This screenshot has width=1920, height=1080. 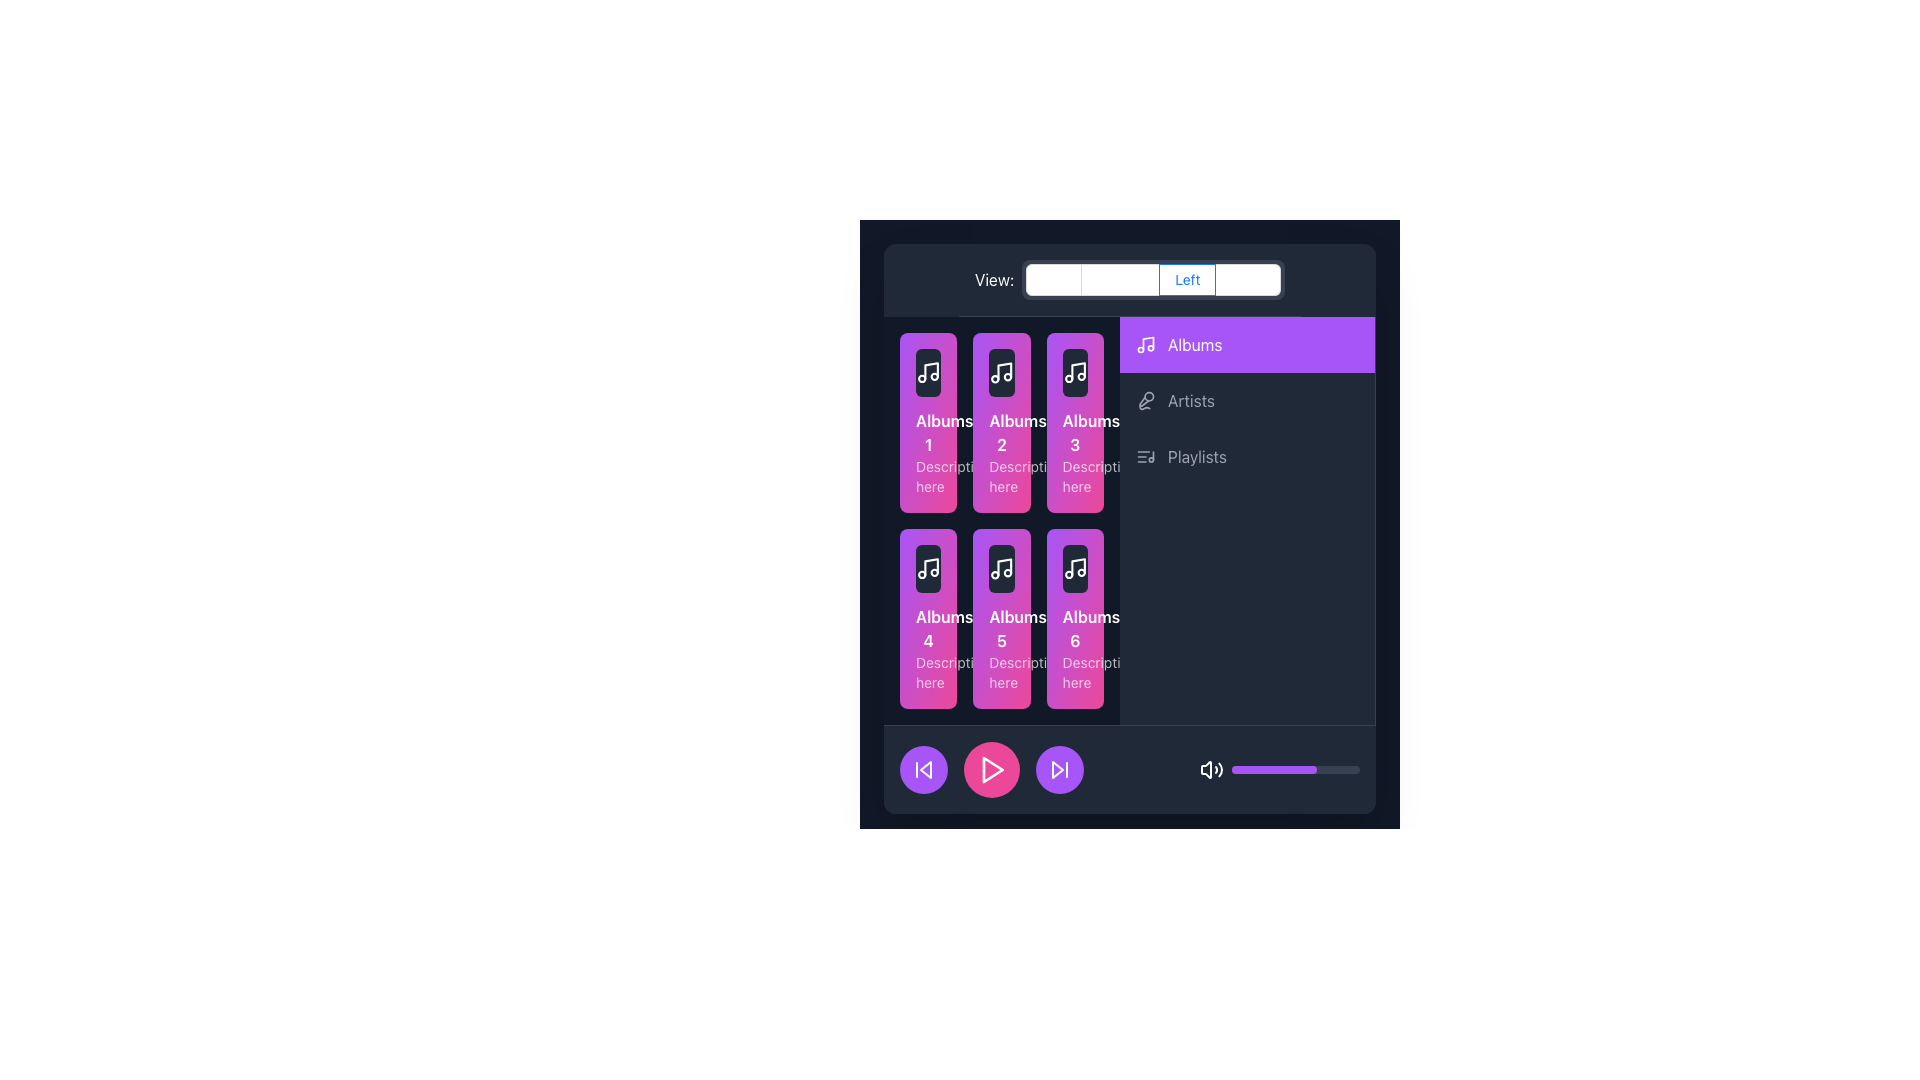 What do you see at coordinates (1246, 456) in the screenshot?
I see `the third option in the vertical navigation menu` at bounding box center [1246, 456].